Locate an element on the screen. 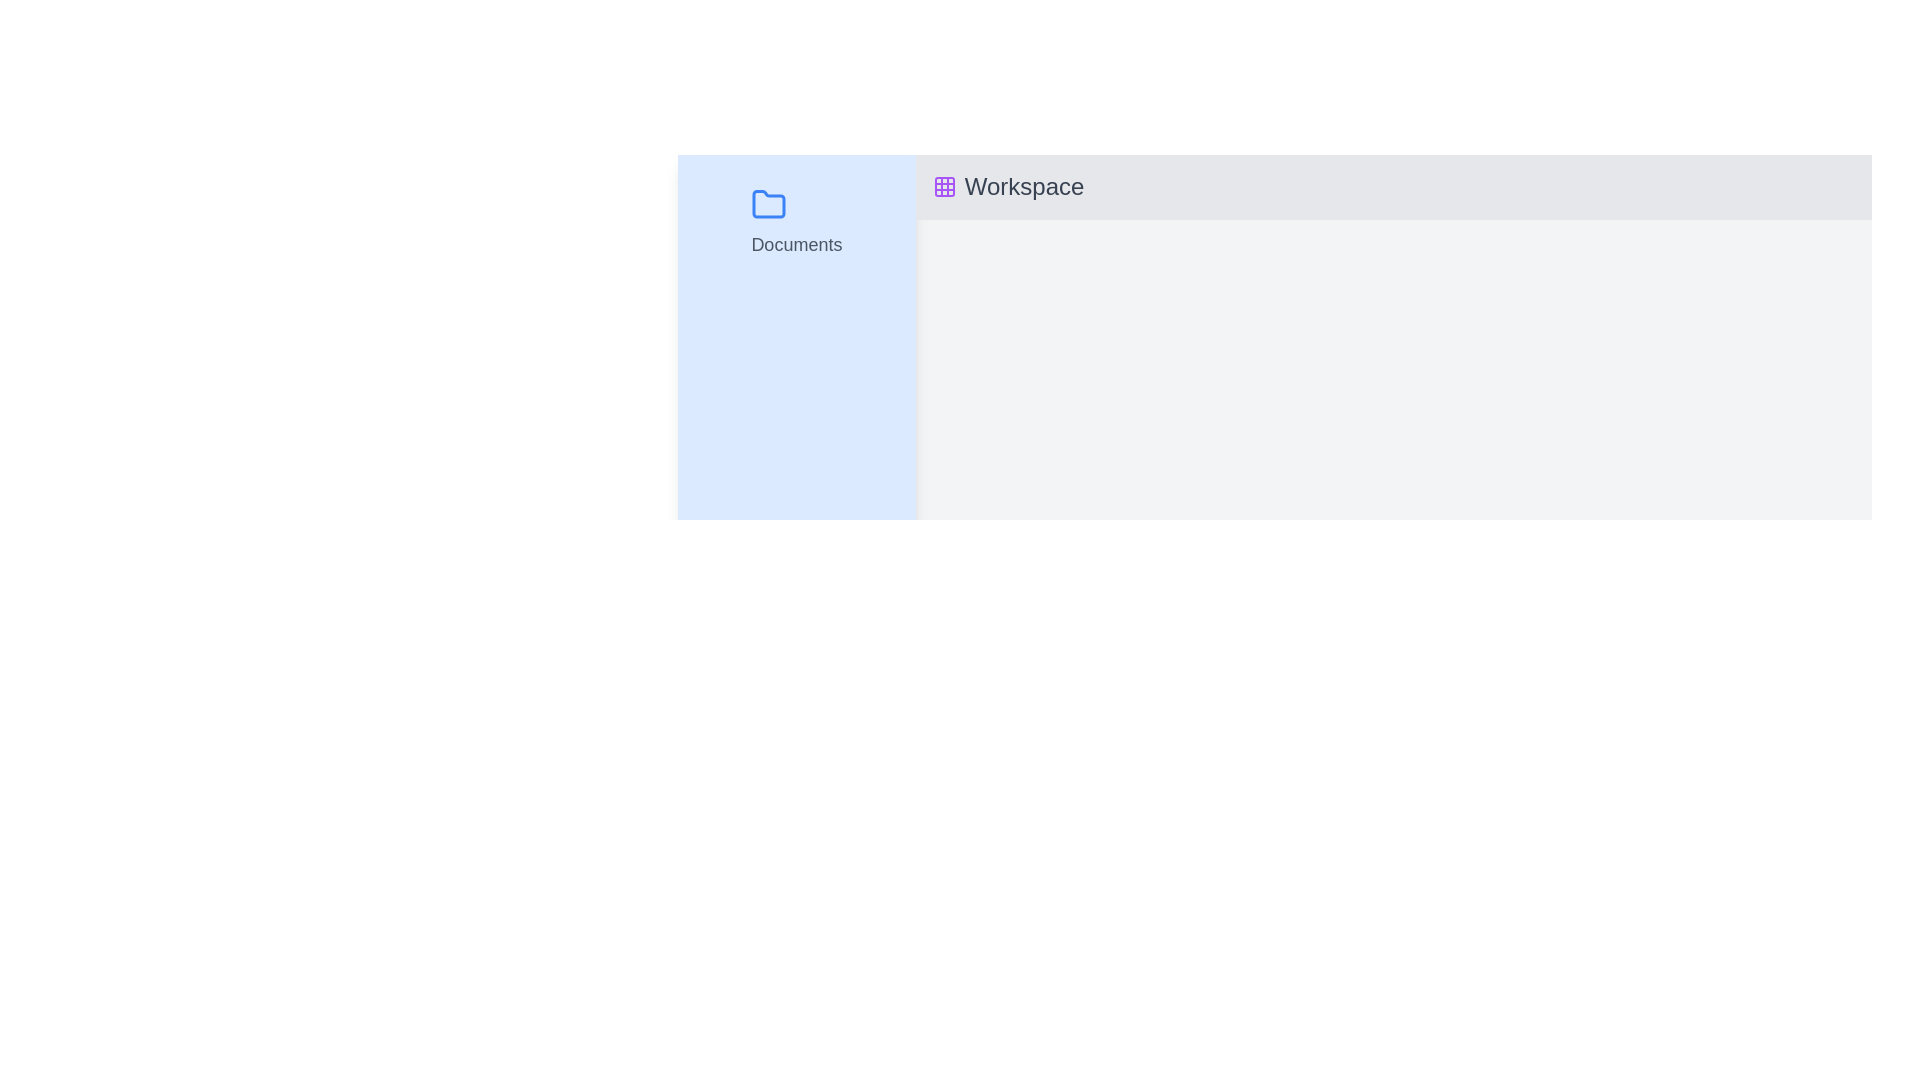  the small rectangular icon with rounded corners, outlined with a purple stroke, located in the top-left corner of the grid is located at coordinates (943, 186).